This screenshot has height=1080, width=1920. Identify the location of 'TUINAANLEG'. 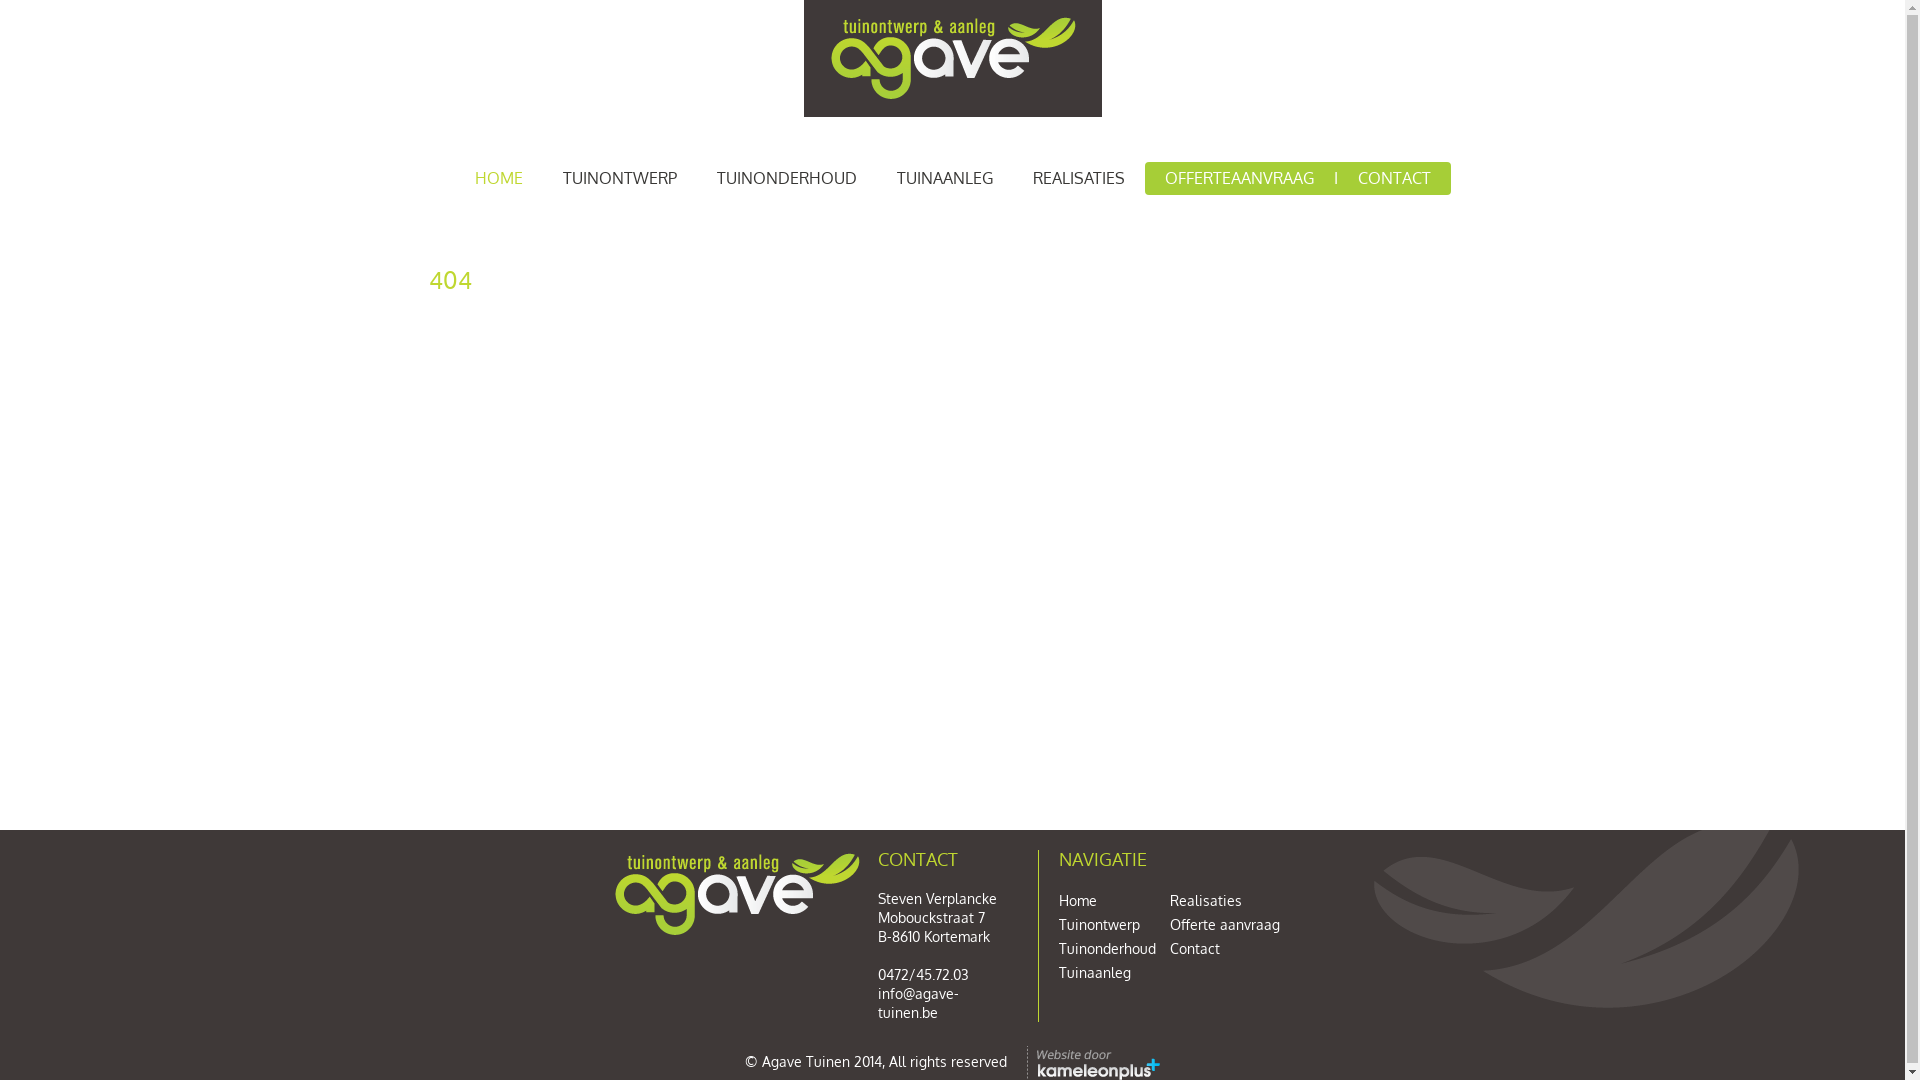
(943, 177).